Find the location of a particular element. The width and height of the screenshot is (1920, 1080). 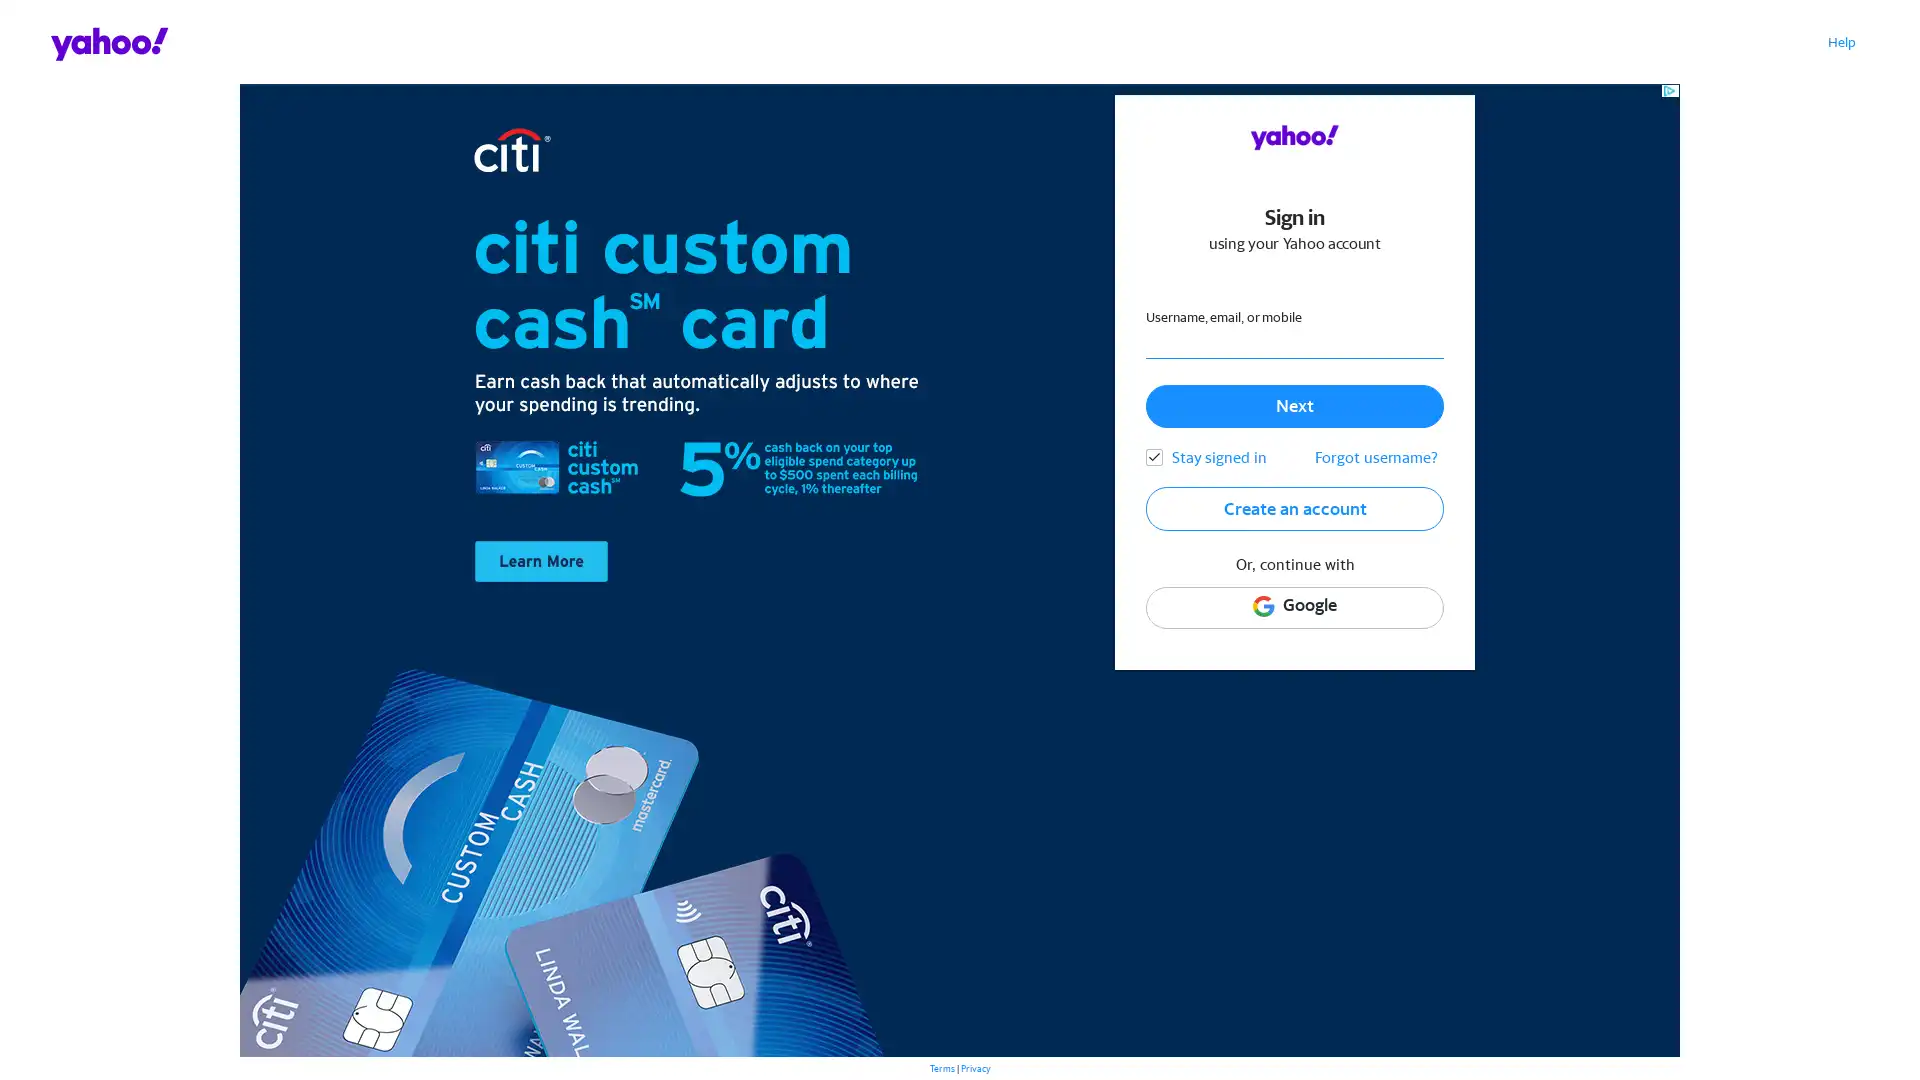

Create an account is located at coordinates (1294, 507).